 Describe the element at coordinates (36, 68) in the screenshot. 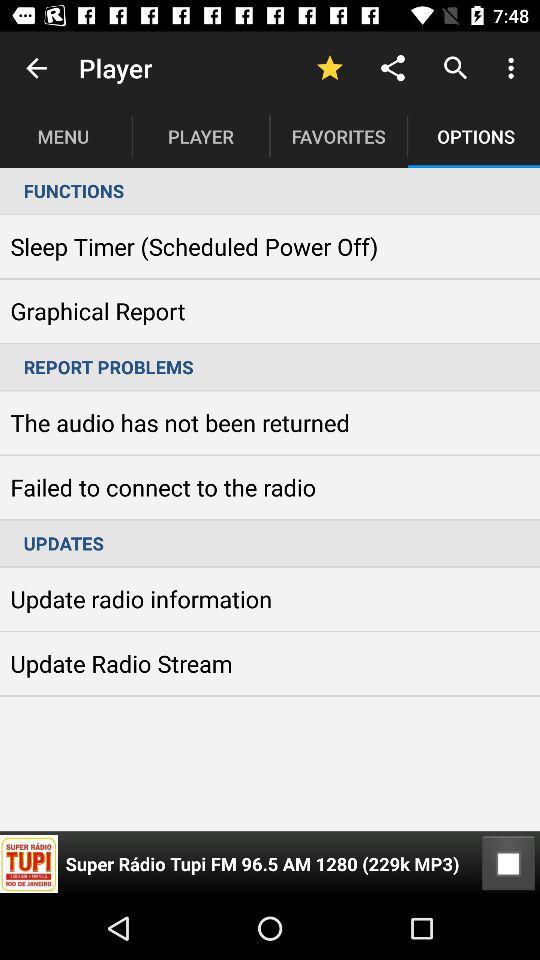

I see `the item next to player` at that location.